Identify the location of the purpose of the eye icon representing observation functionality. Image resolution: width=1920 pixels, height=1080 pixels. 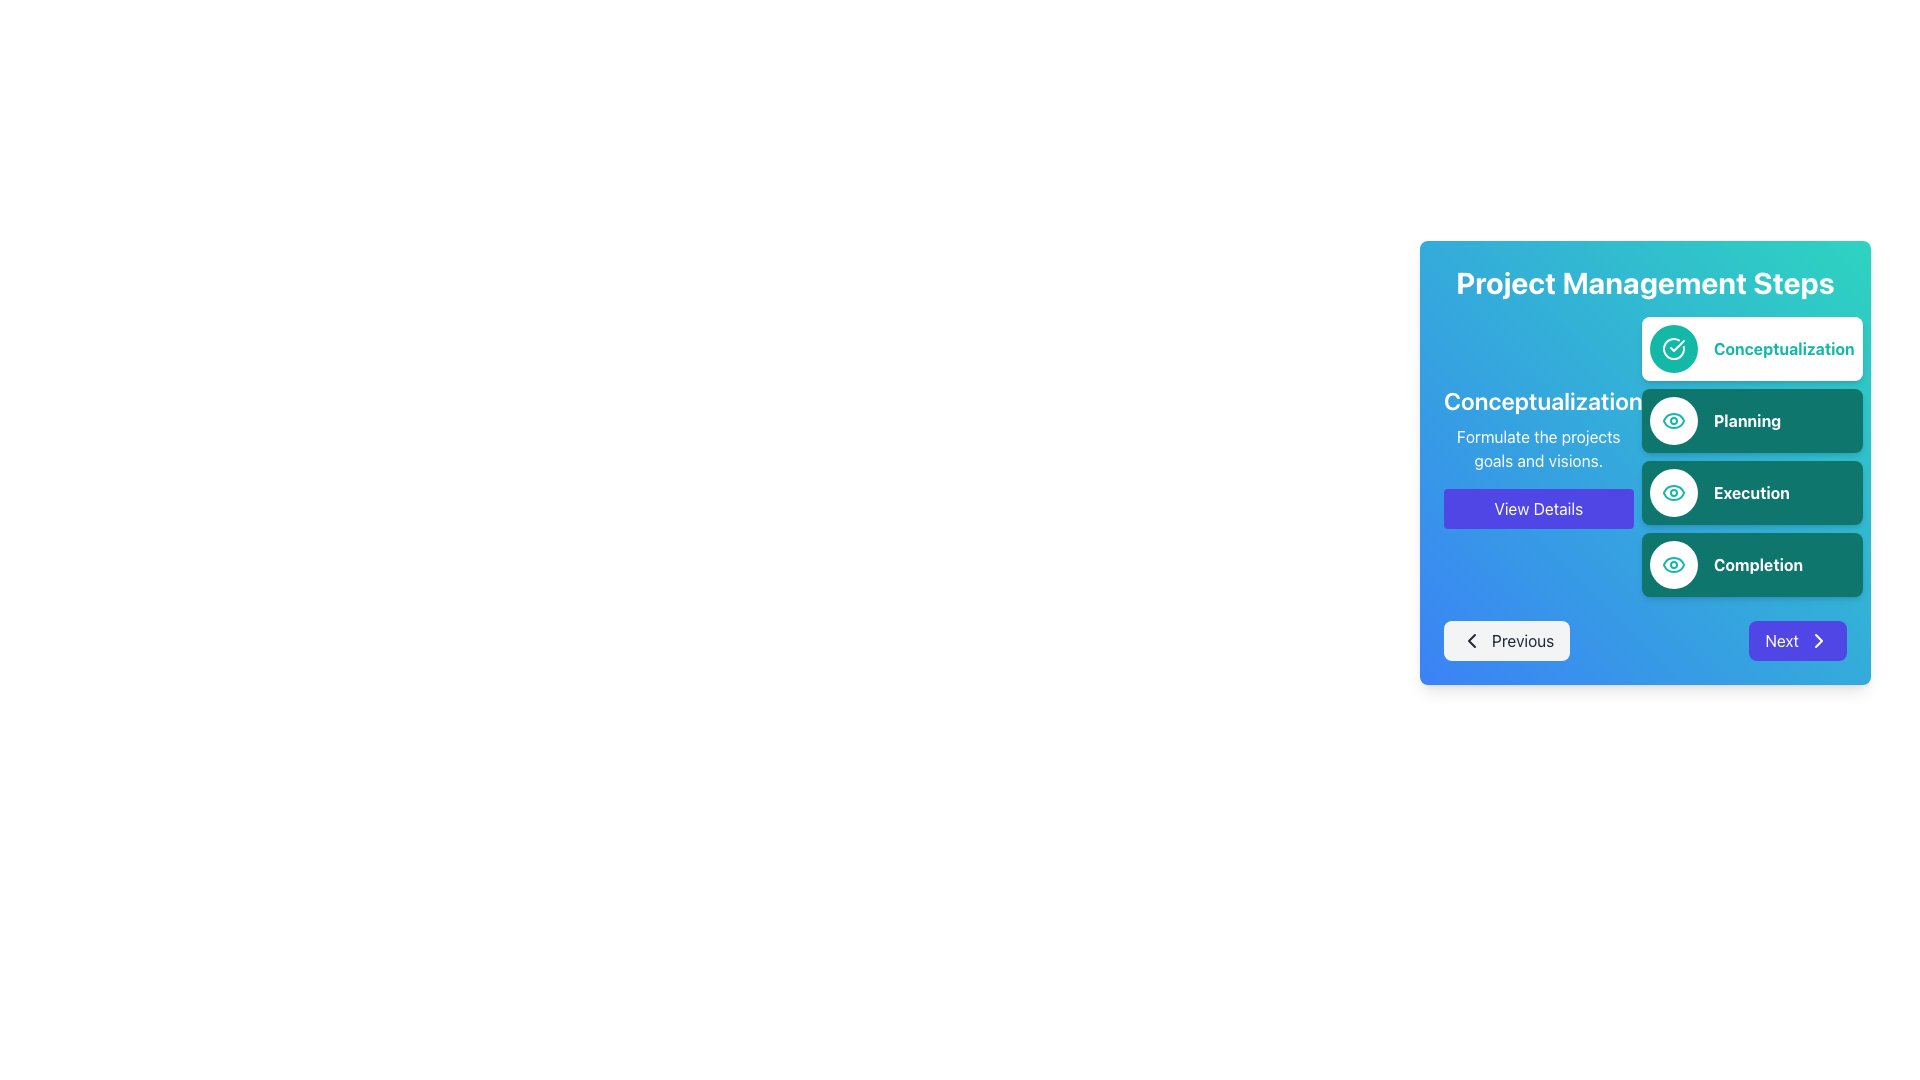
(1673, 564).